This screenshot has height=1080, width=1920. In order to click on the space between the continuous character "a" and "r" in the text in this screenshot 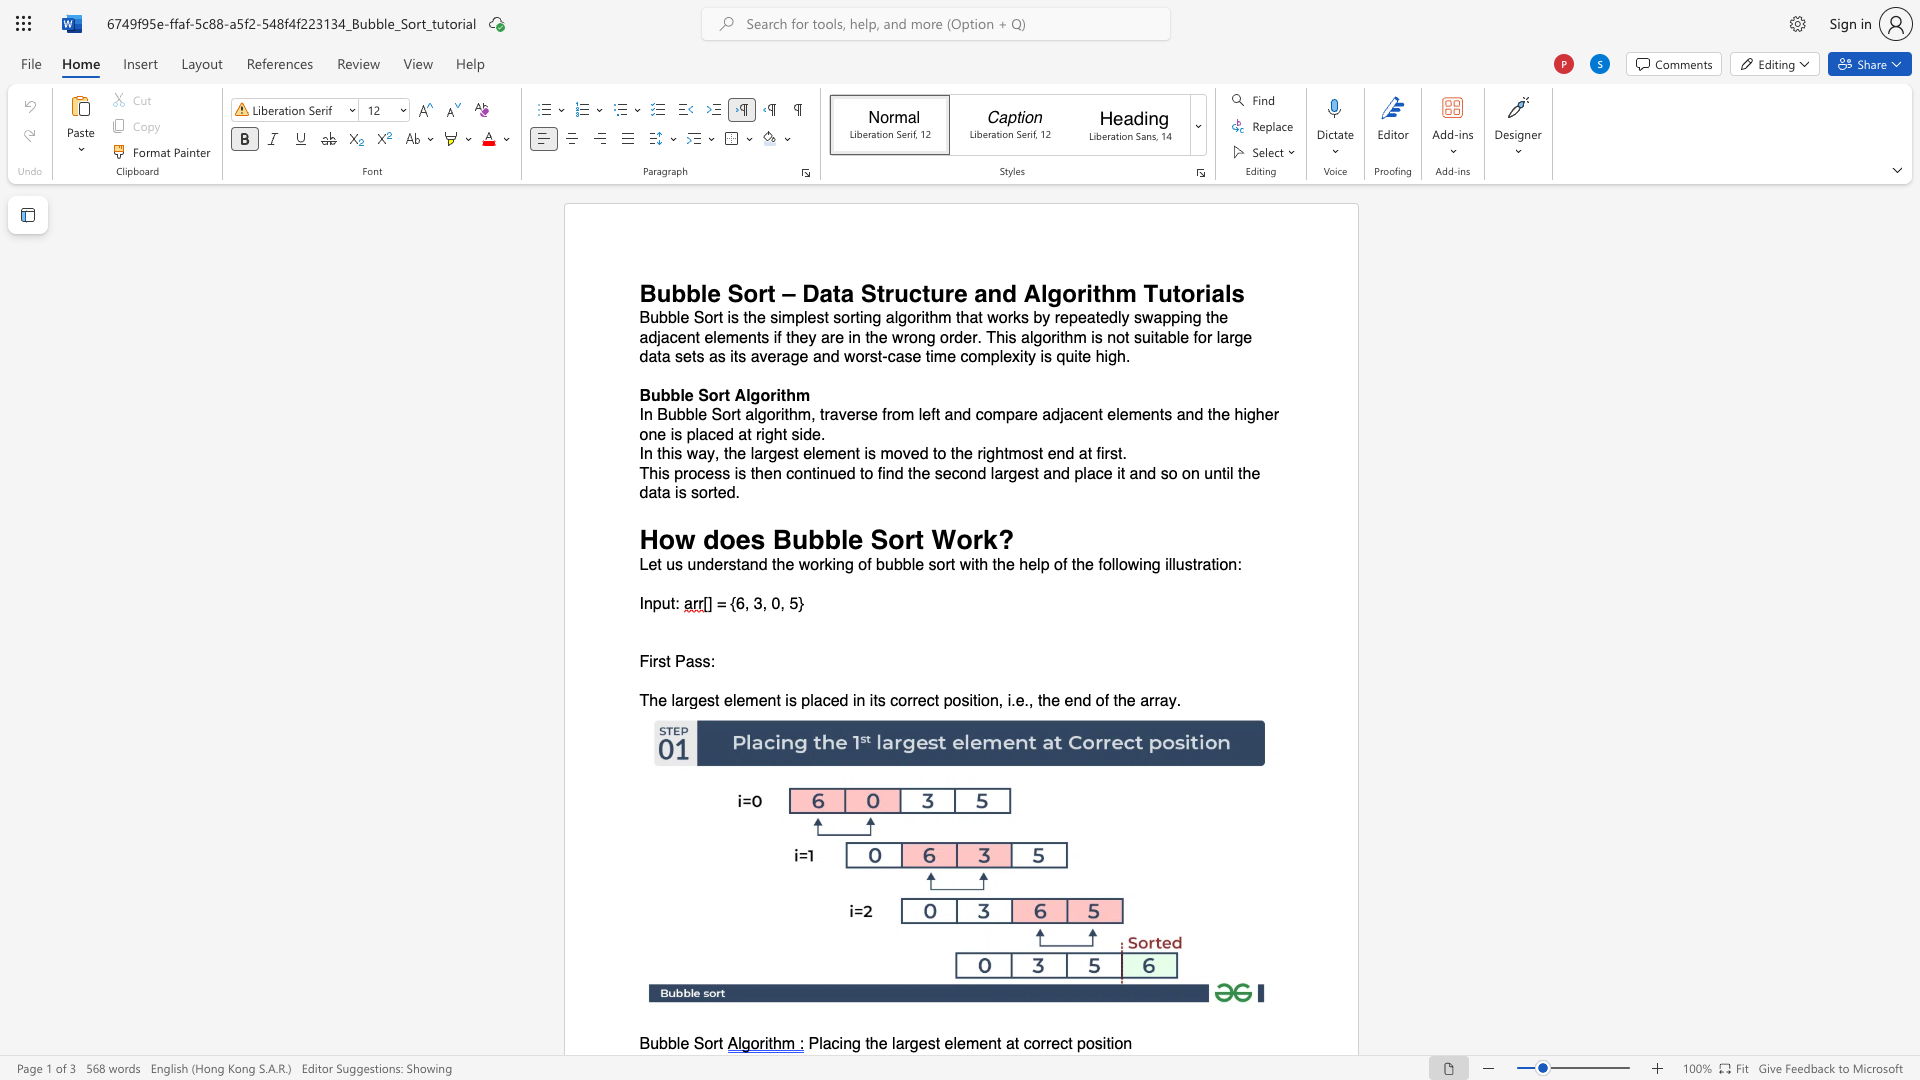, I will do `click(761, 454)`.